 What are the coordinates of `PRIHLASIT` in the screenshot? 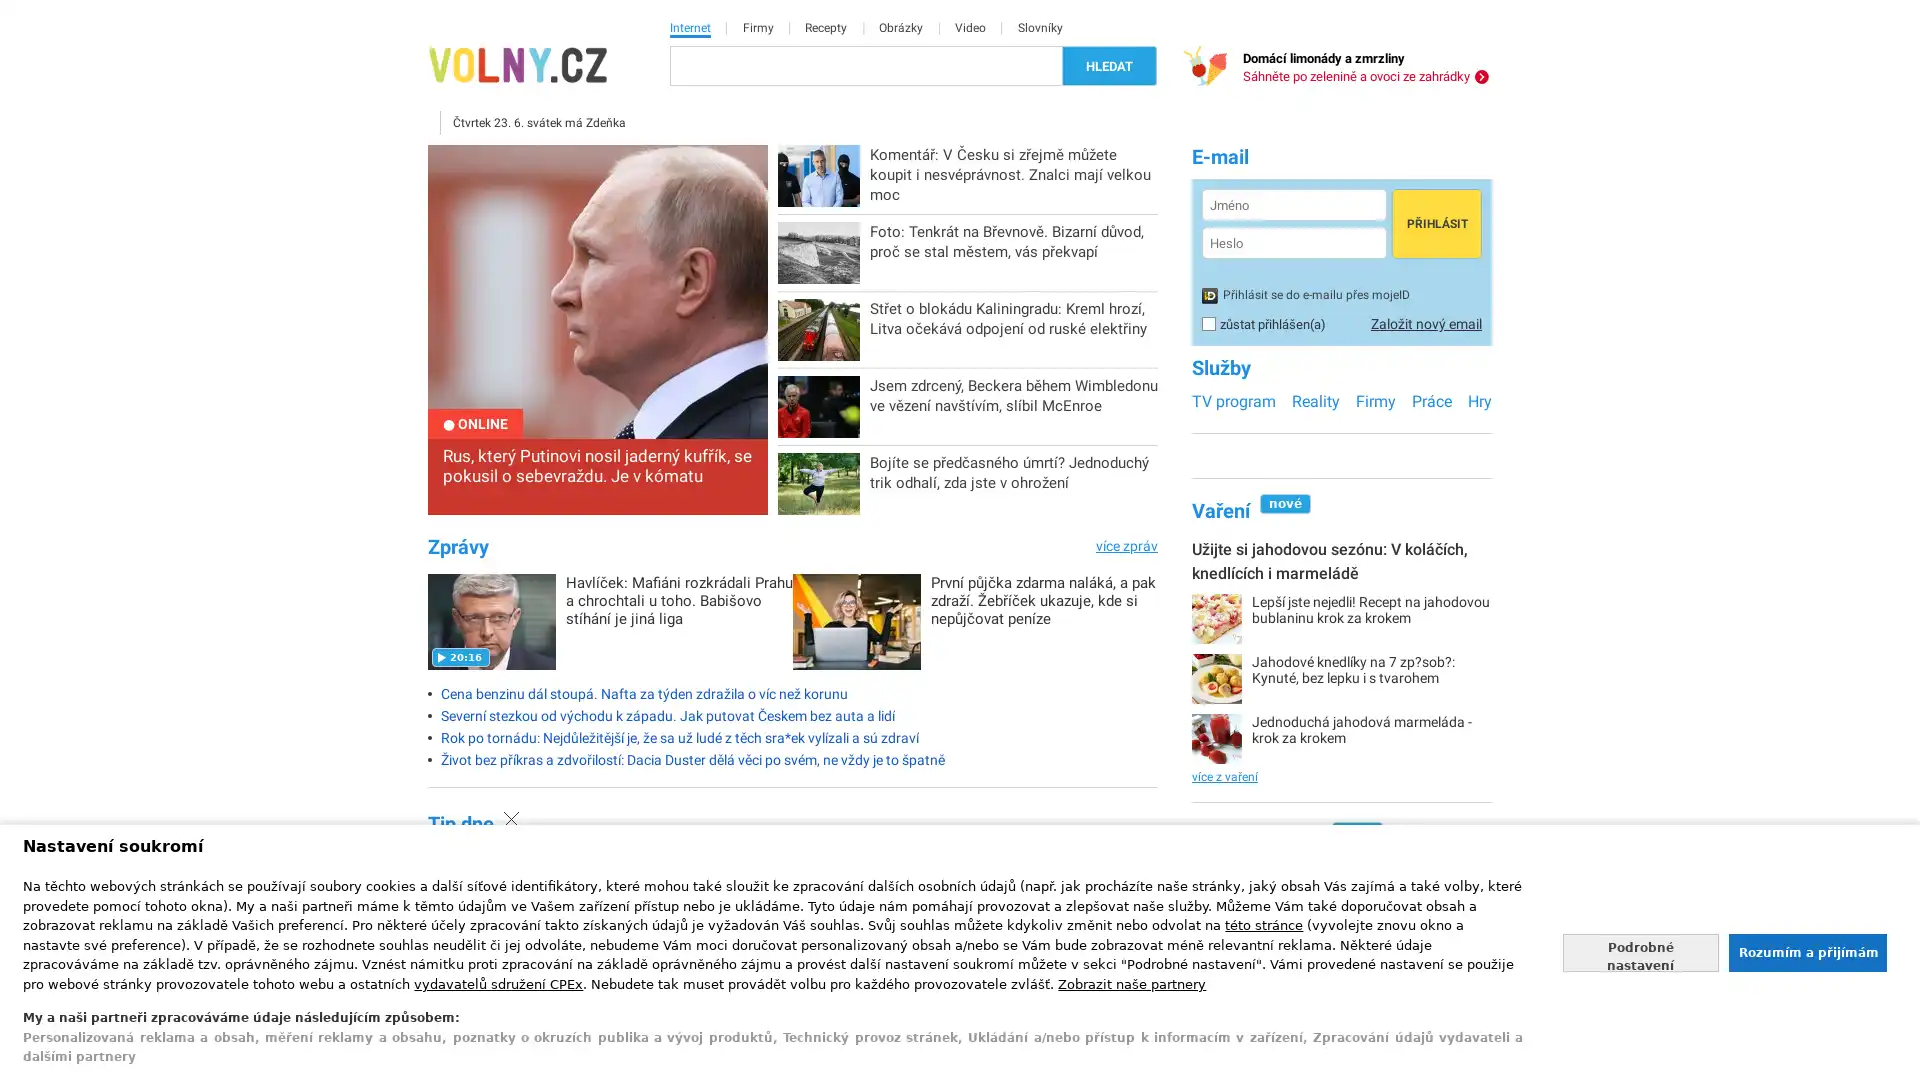 It's located at (1435, 223).